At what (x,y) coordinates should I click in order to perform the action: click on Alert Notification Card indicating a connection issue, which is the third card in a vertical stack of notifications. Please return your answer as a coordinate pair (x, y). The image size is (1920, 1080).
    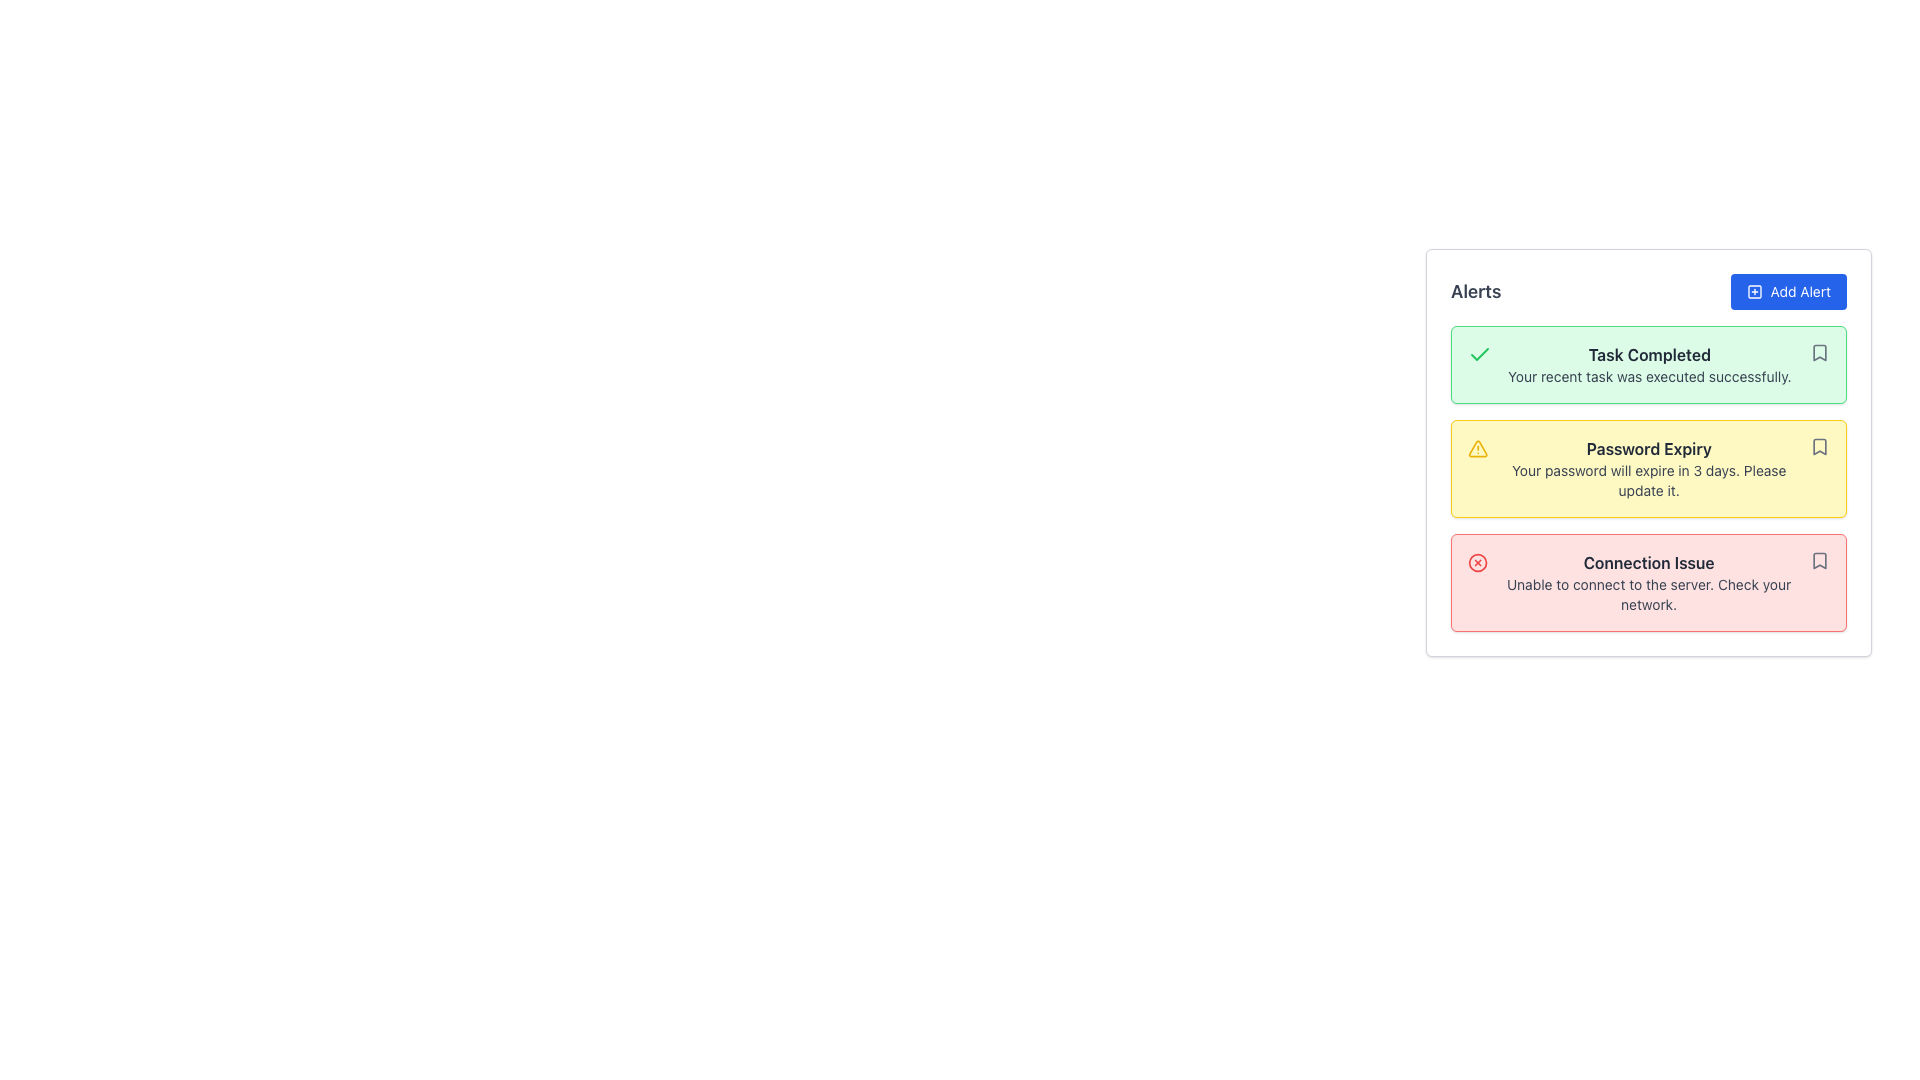
    Looking at the image, I should click on (1649, 582).